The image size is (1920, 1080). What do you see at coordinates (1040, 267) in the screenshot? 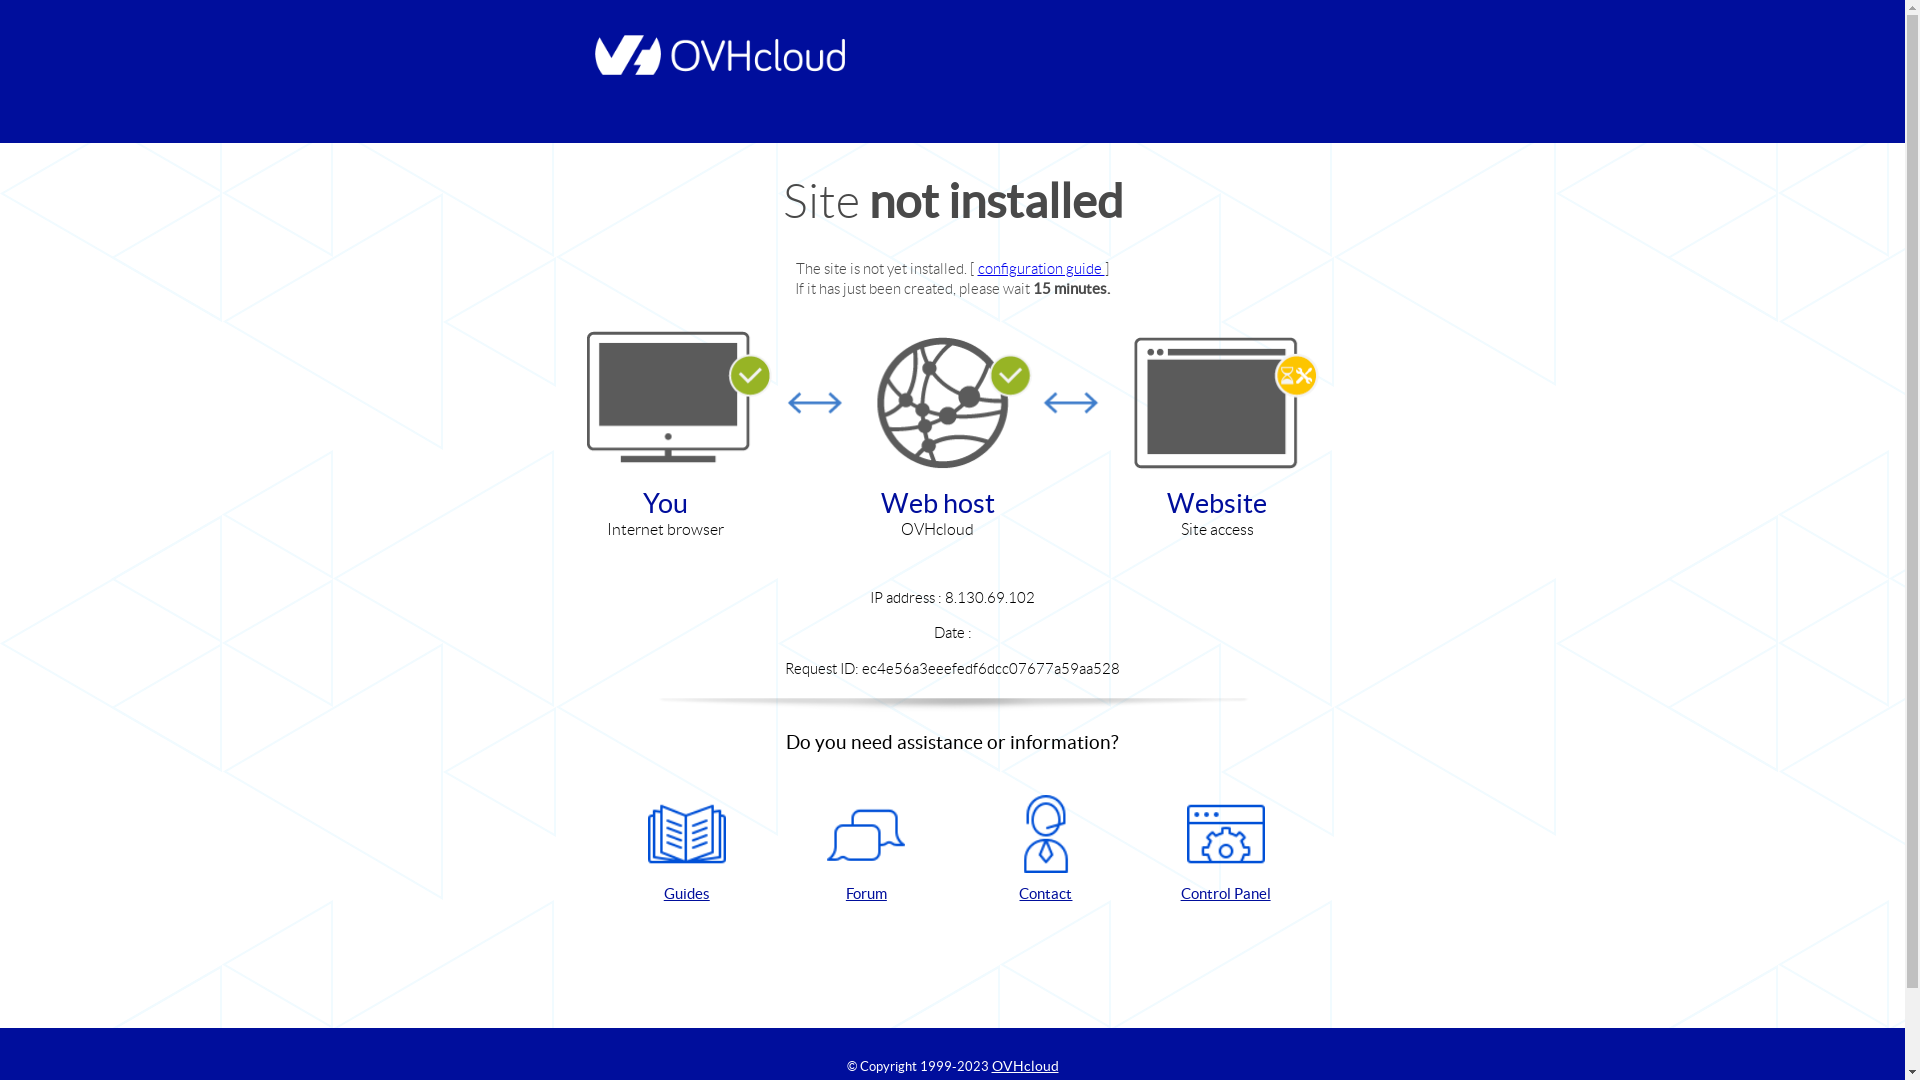
I see `'configuration guide'` at bounding box center [1040, 267].